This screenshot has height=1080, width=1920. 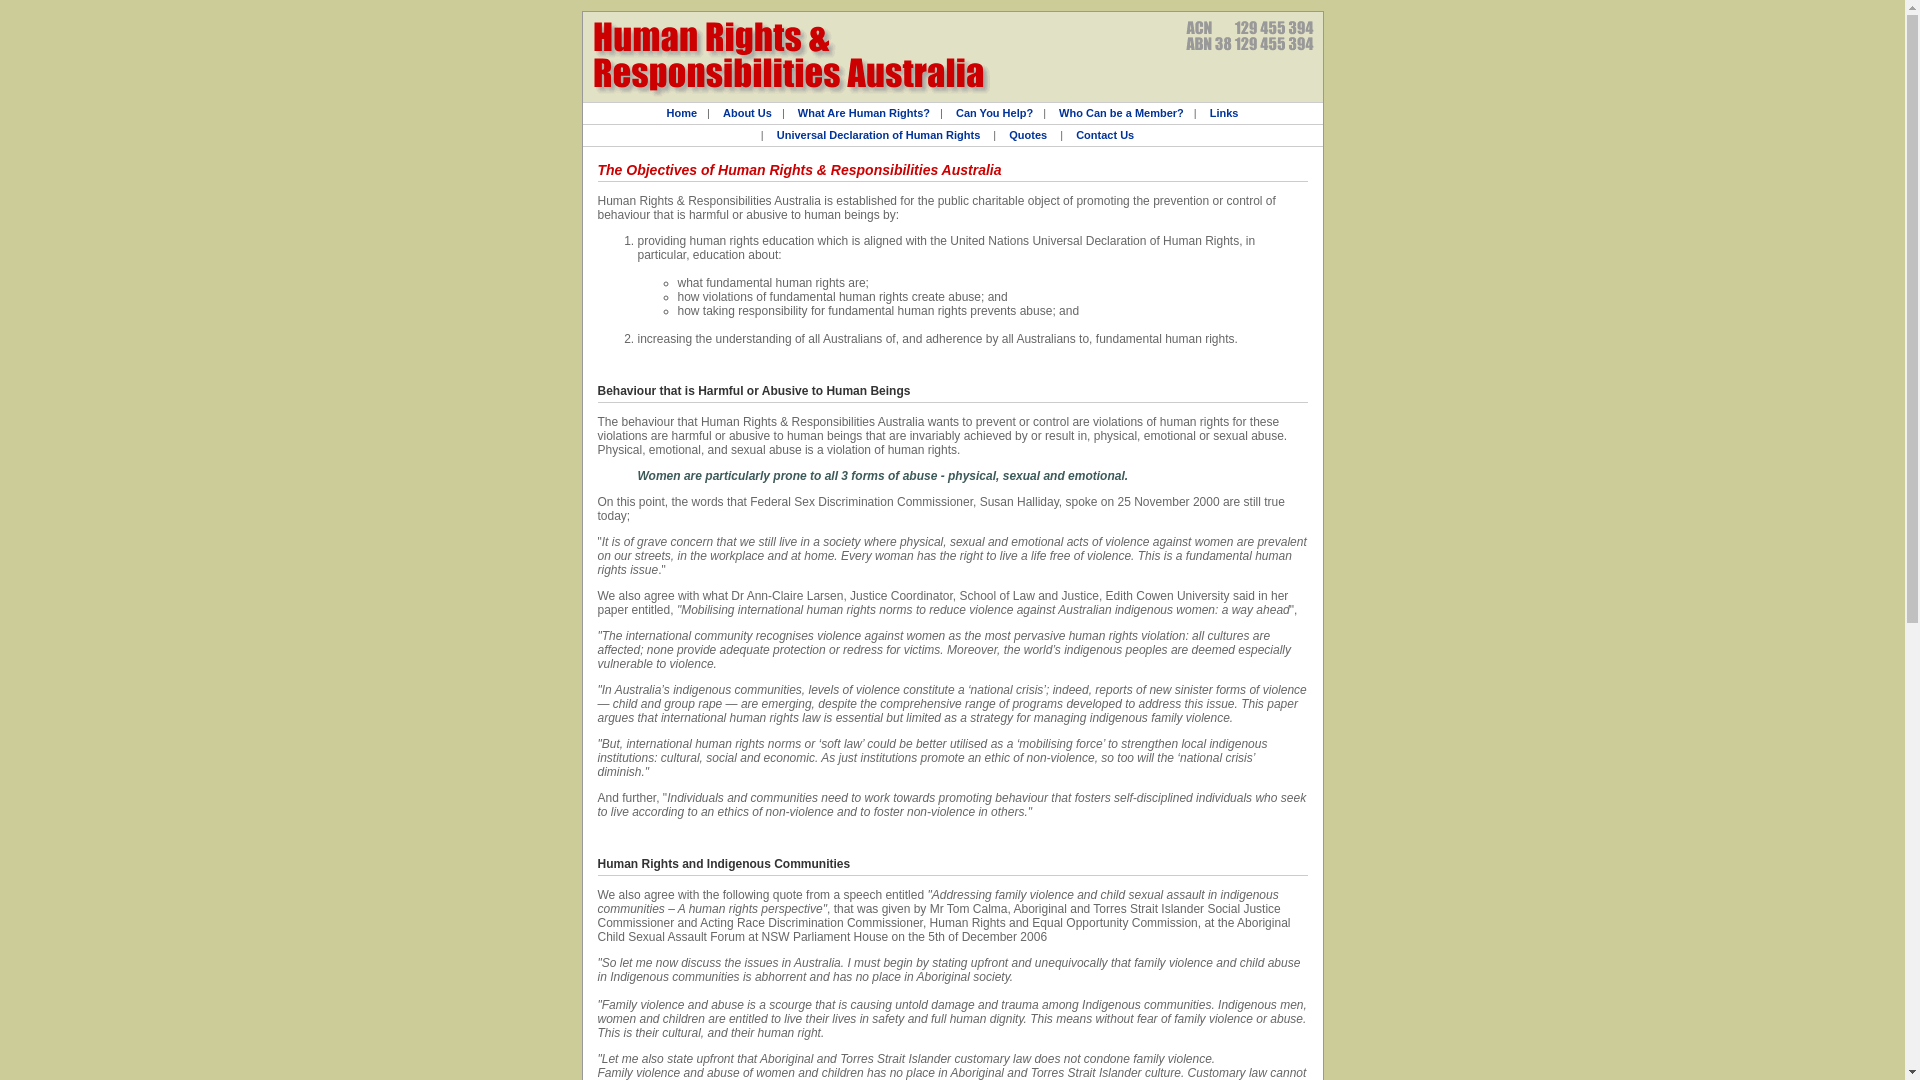 I want to click on 'Can You Help?', so click(x=994, y=112).